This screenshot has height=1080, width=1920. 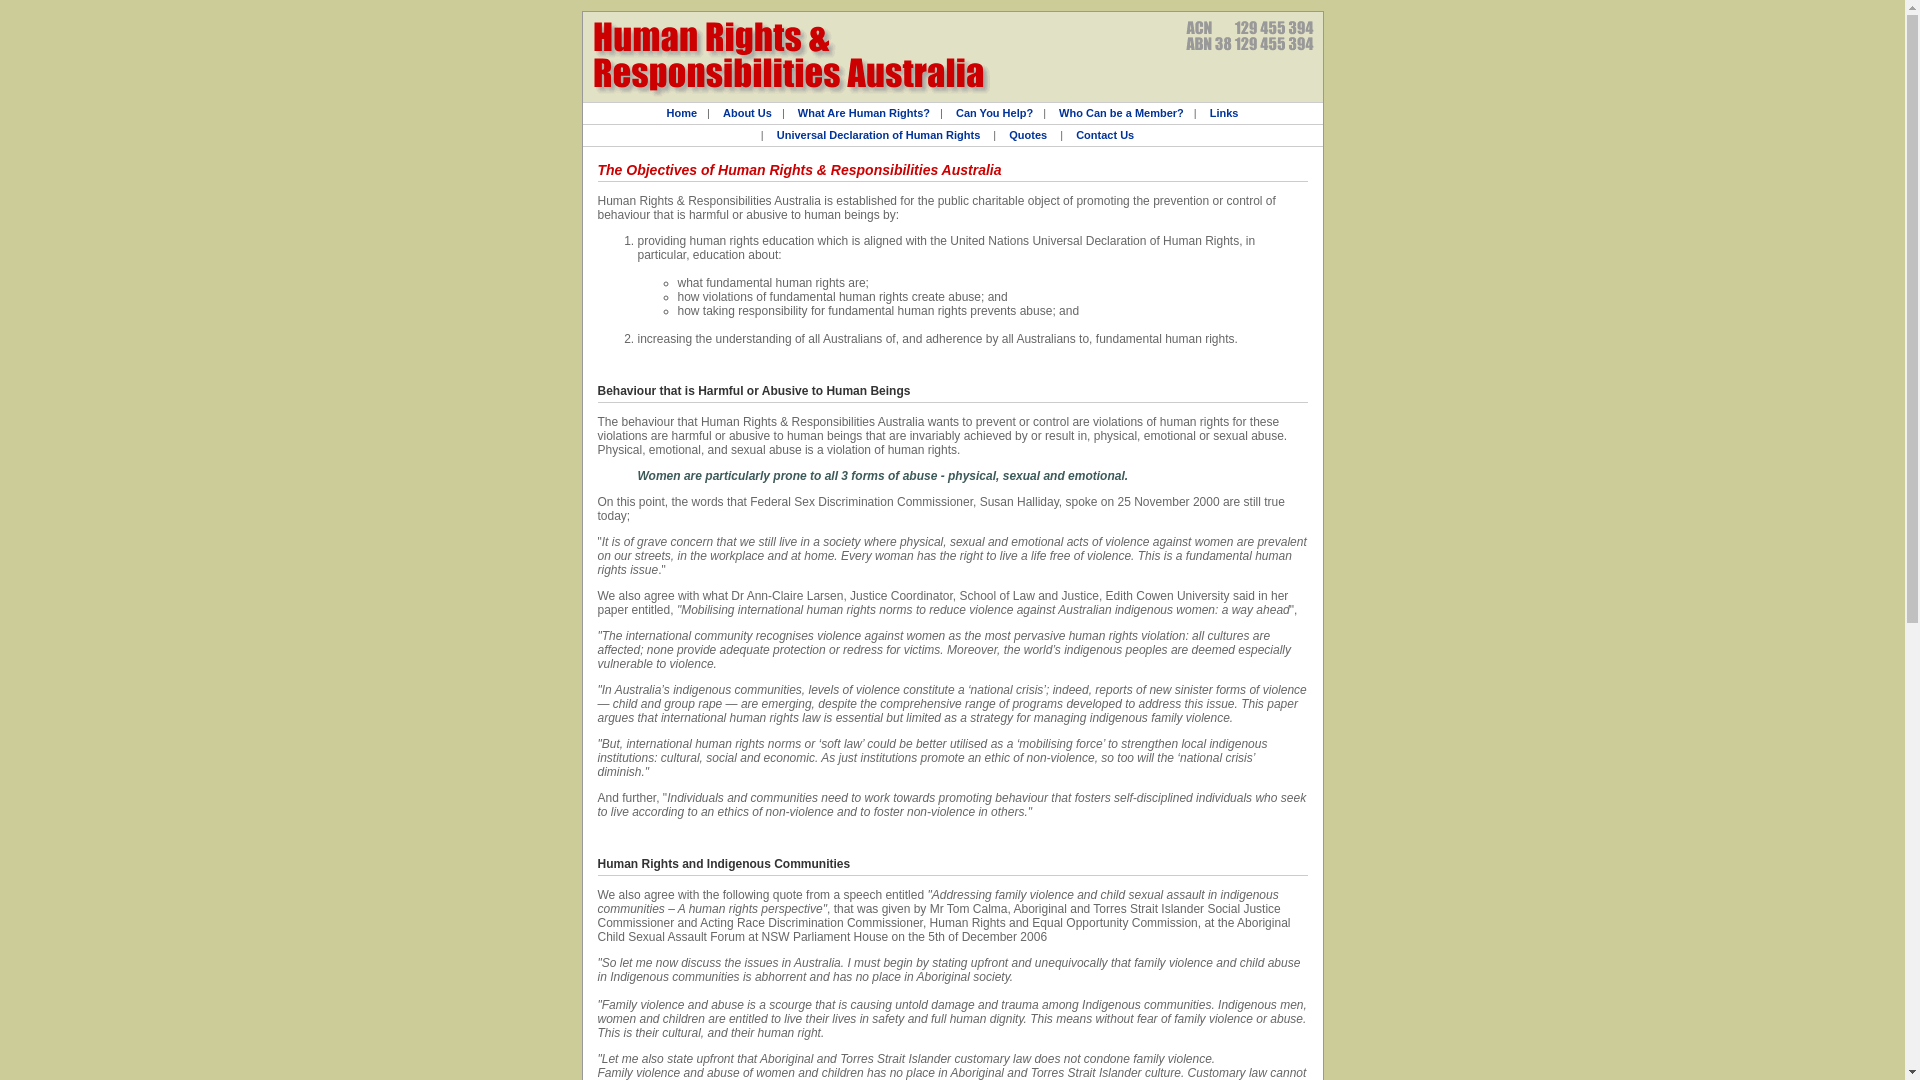 I want to click on 'Can You Help?', so click(x=994, y=112).